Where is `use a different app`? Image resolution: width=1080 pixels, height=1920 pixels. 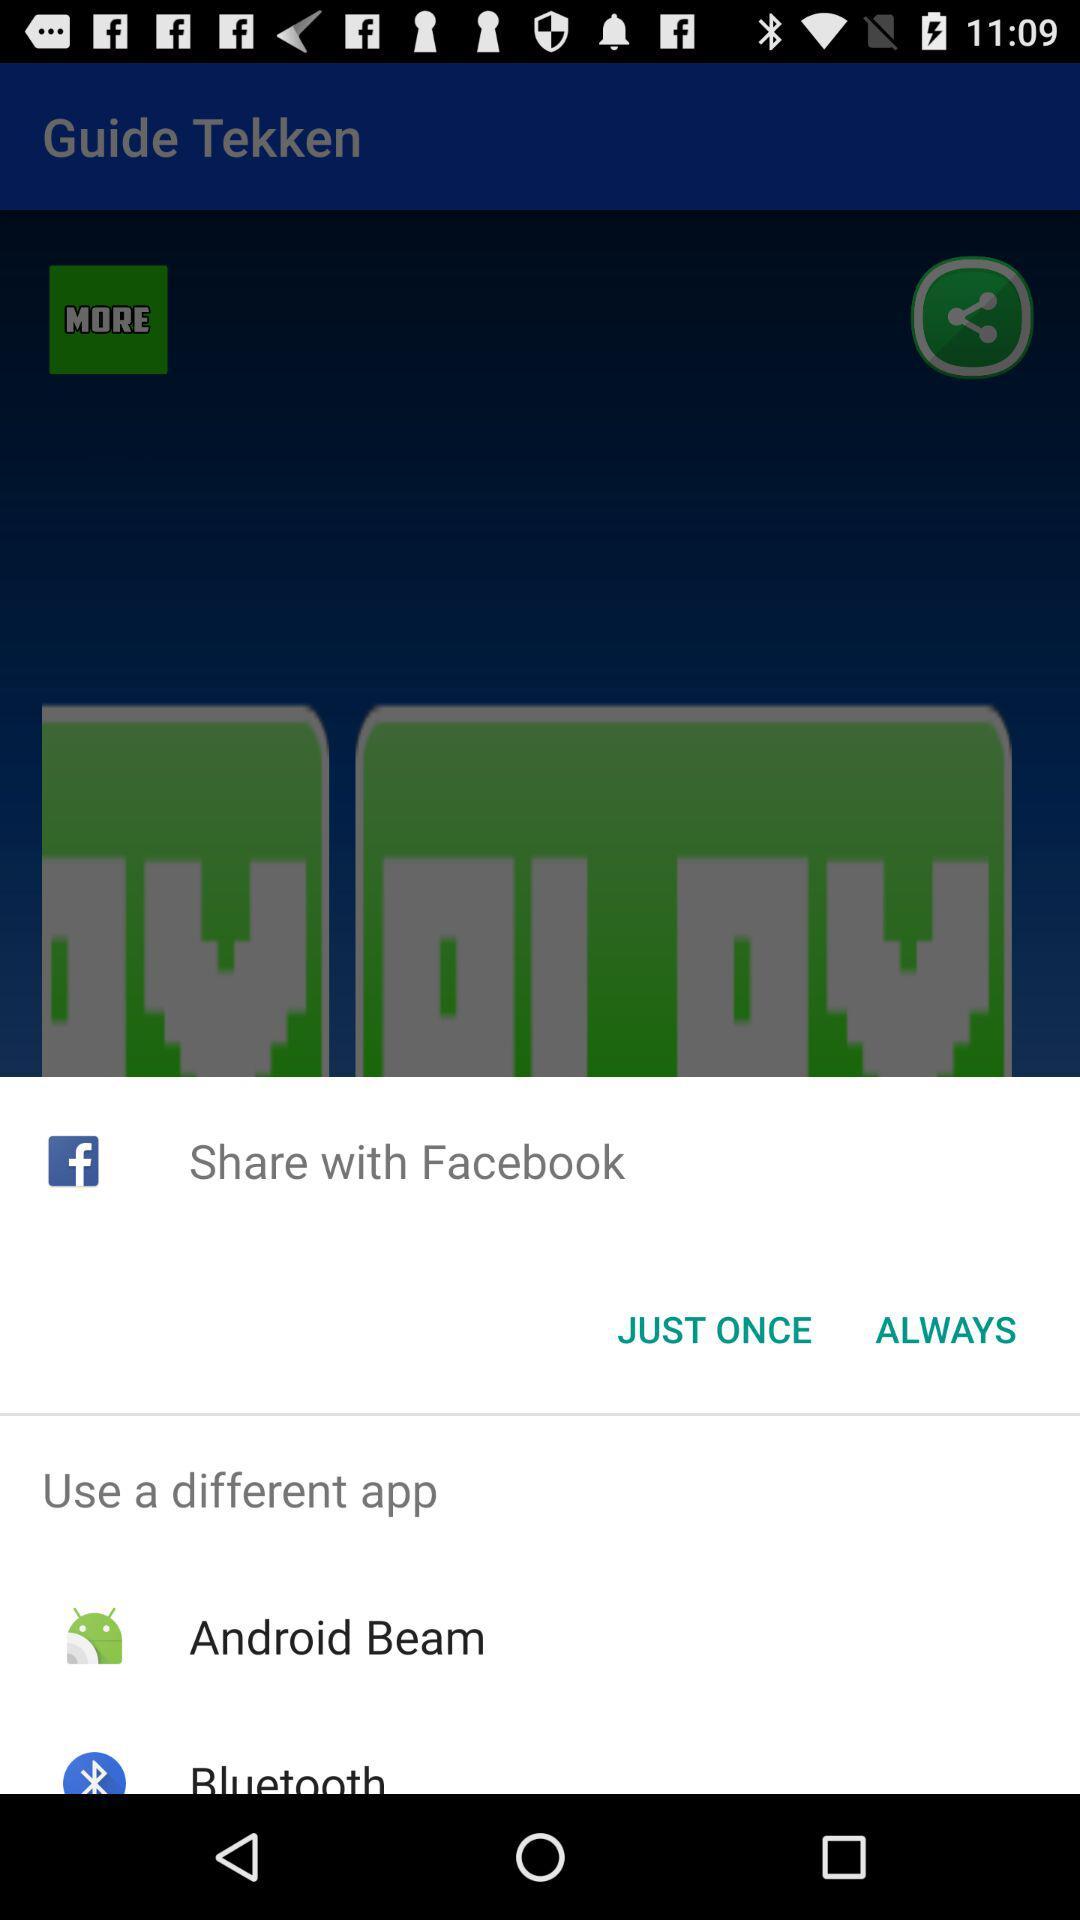 use a different app is located at coordinates (540, 1489).